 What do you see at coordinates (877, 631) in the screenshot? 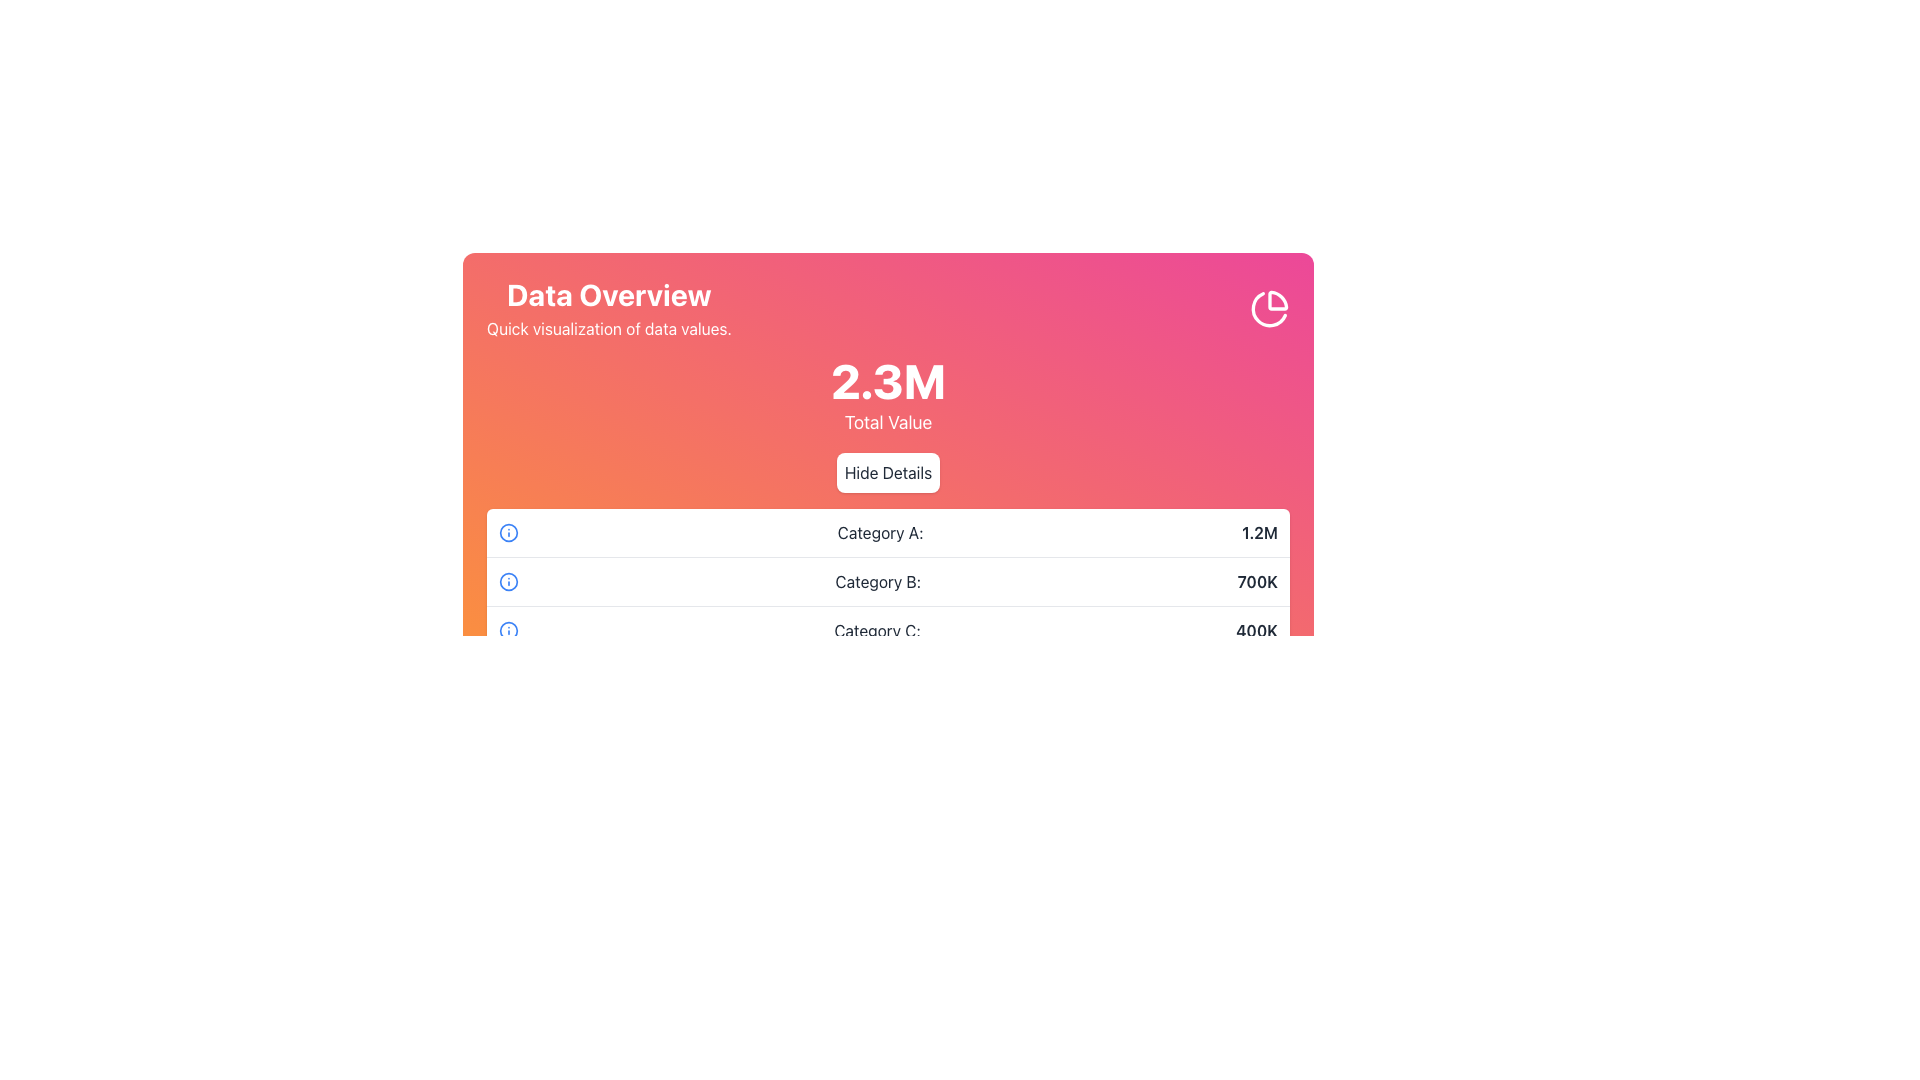
I see `text label displaying 'Category C:' which is located in the Data Overview section, specifically the last entry in the list associated with Category C` at bounding box center [877, 631].